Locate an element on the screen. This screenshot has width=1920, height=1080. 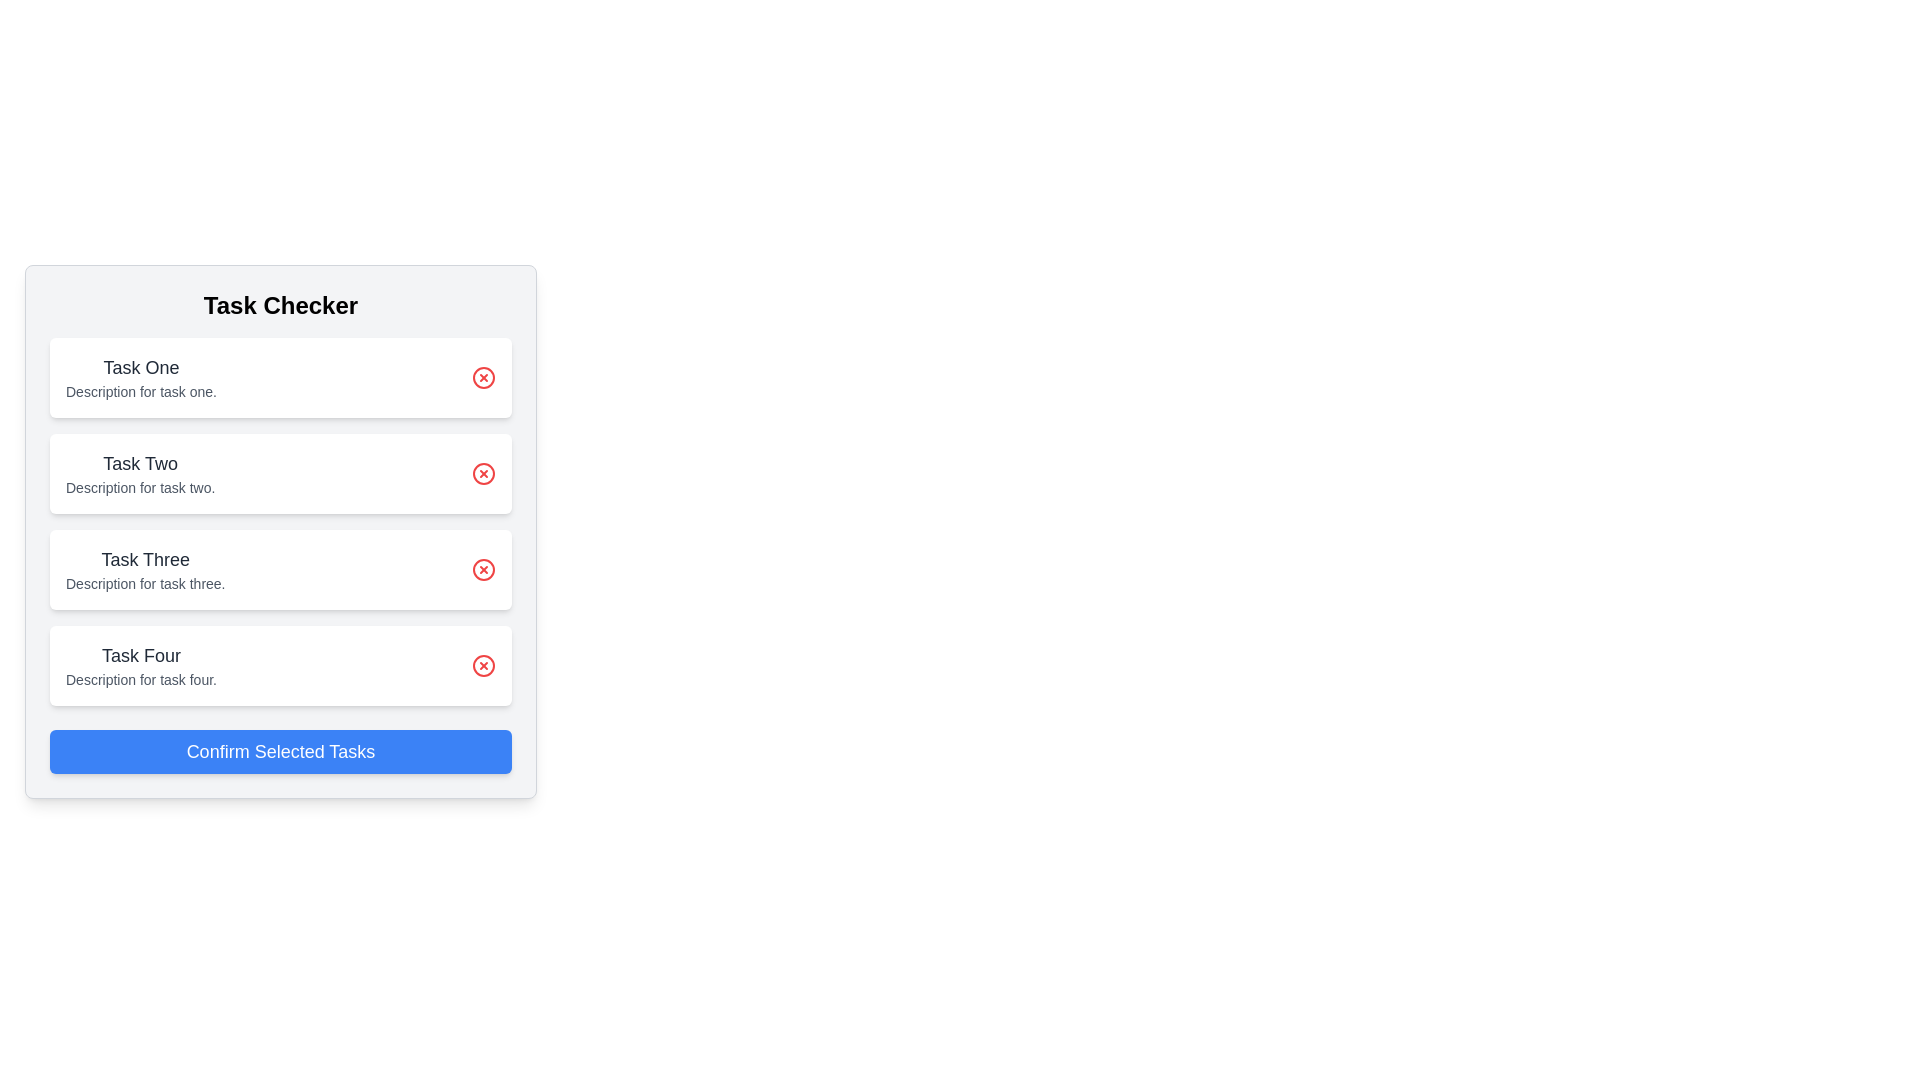
text content of the title label for the first task, positioned at the top of the first task card in the vertical list is located at coordinates (140, 367).